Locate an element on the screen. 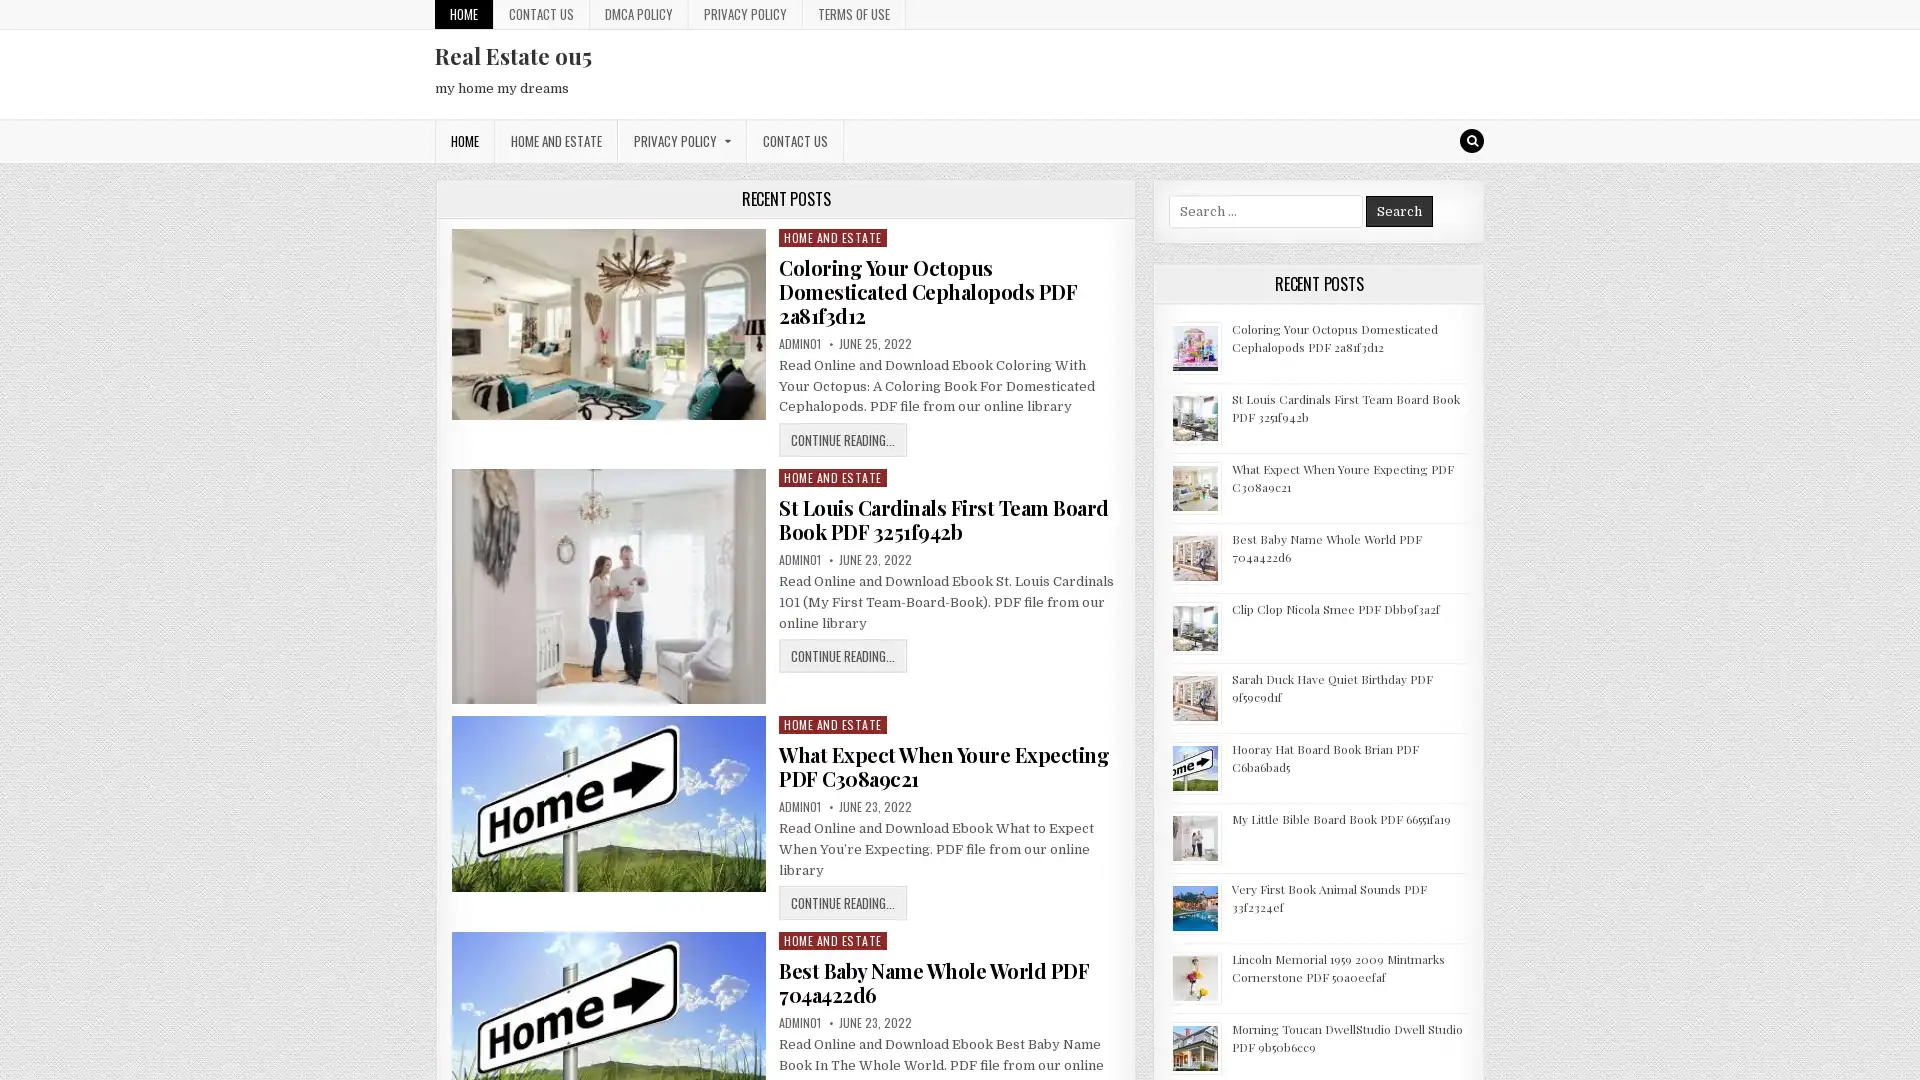  Search is located at coordinates (1398, 211).